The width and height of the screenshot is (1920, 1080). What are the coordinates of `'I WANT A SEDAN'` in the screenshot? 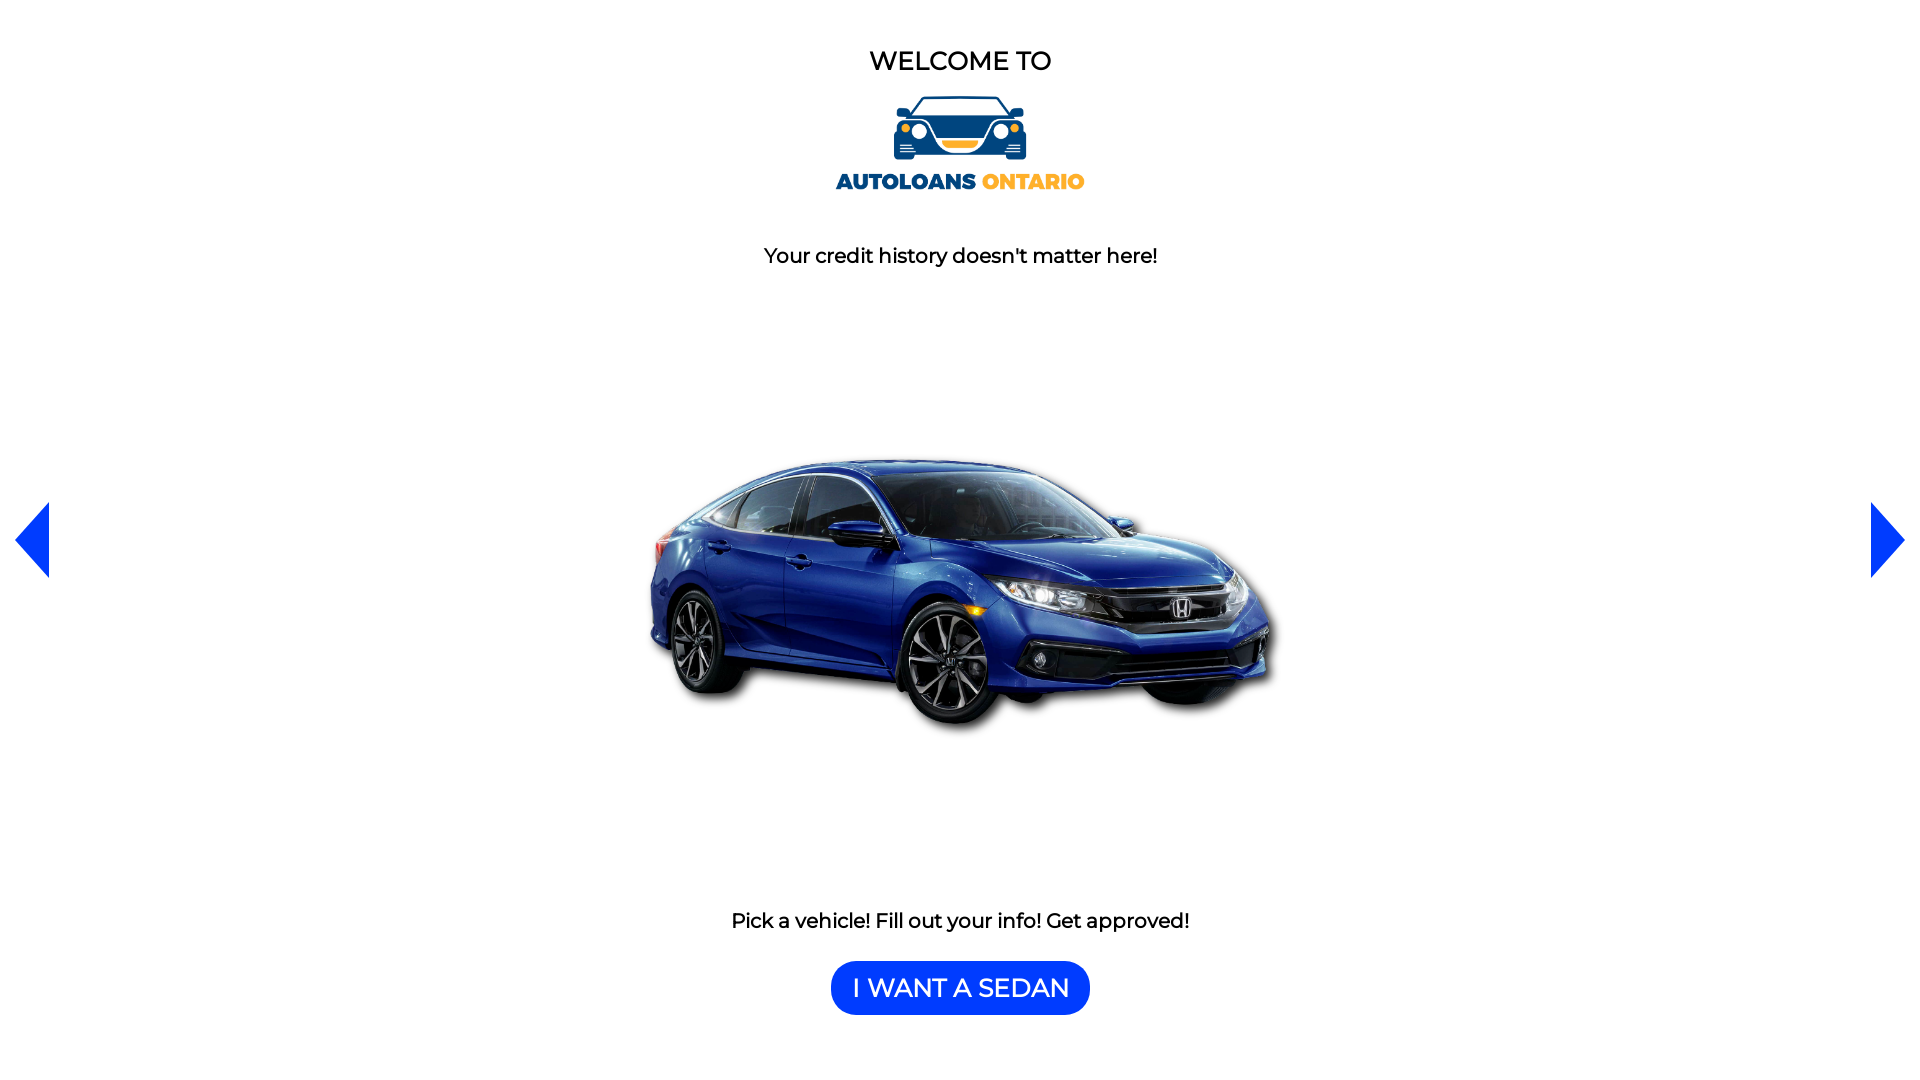 It's located at (958, 986).